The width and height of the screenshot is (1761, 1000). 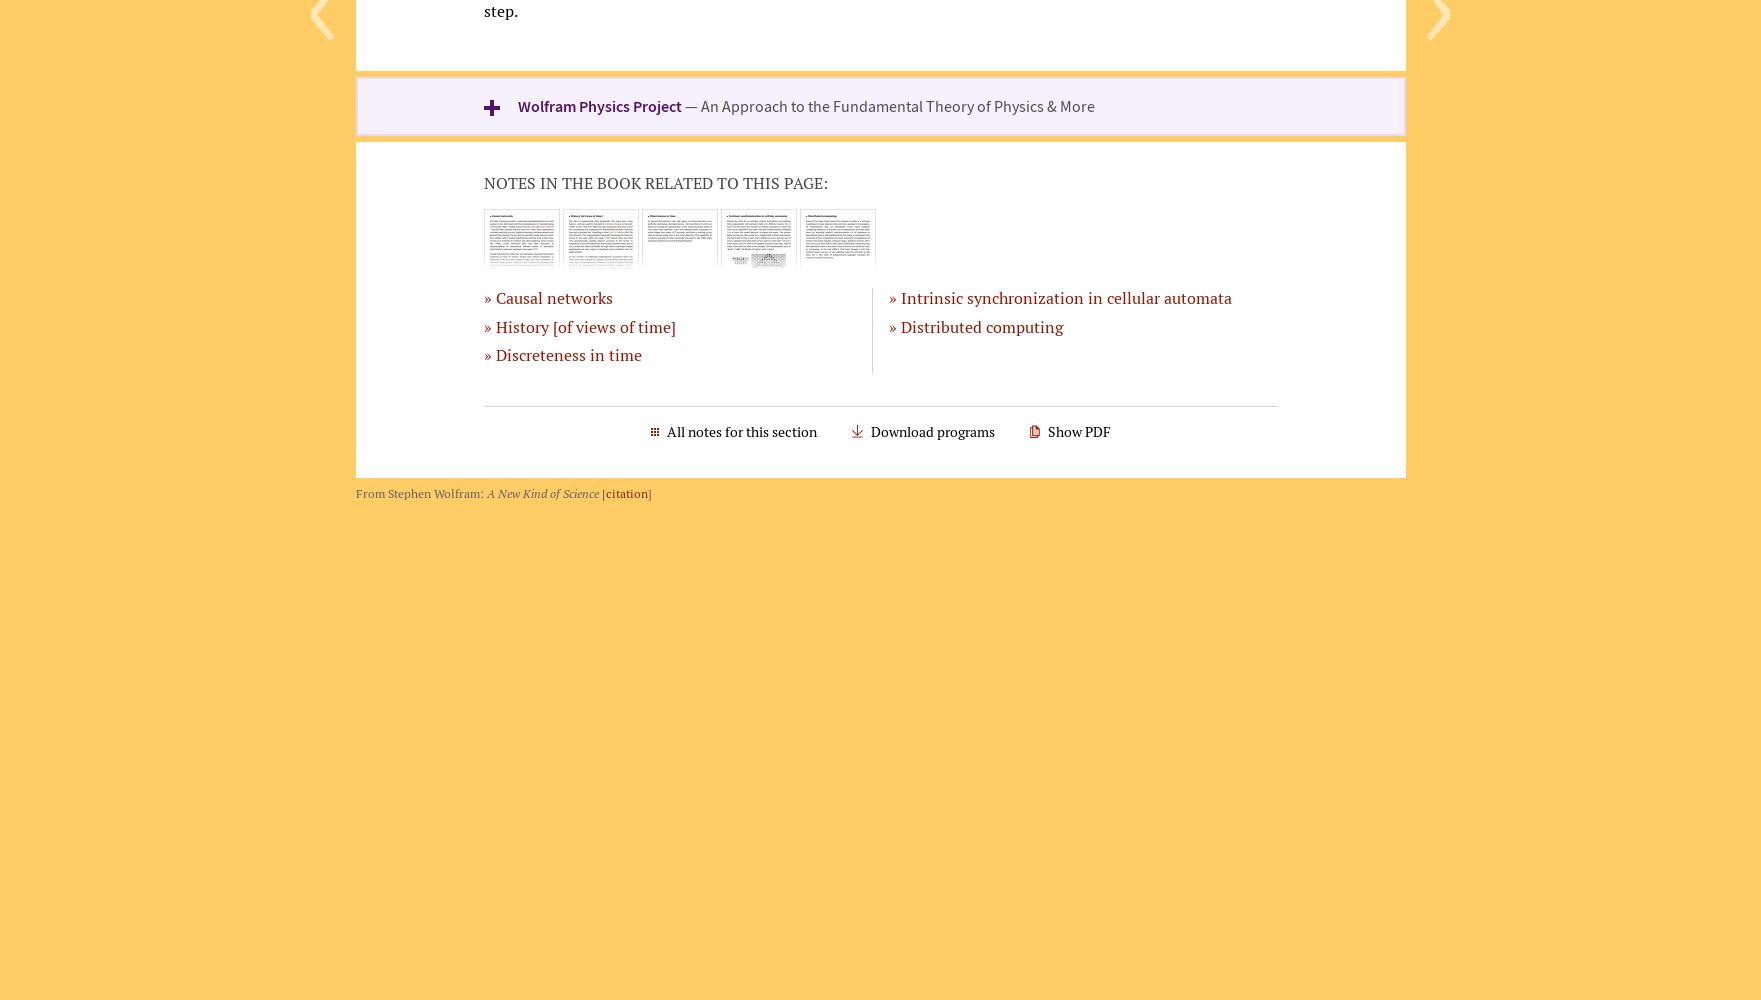 What do you see at coordinates (1077, 431) in the screenshot?
I see `'Show PDF'` at bounding box center [1077, 431].